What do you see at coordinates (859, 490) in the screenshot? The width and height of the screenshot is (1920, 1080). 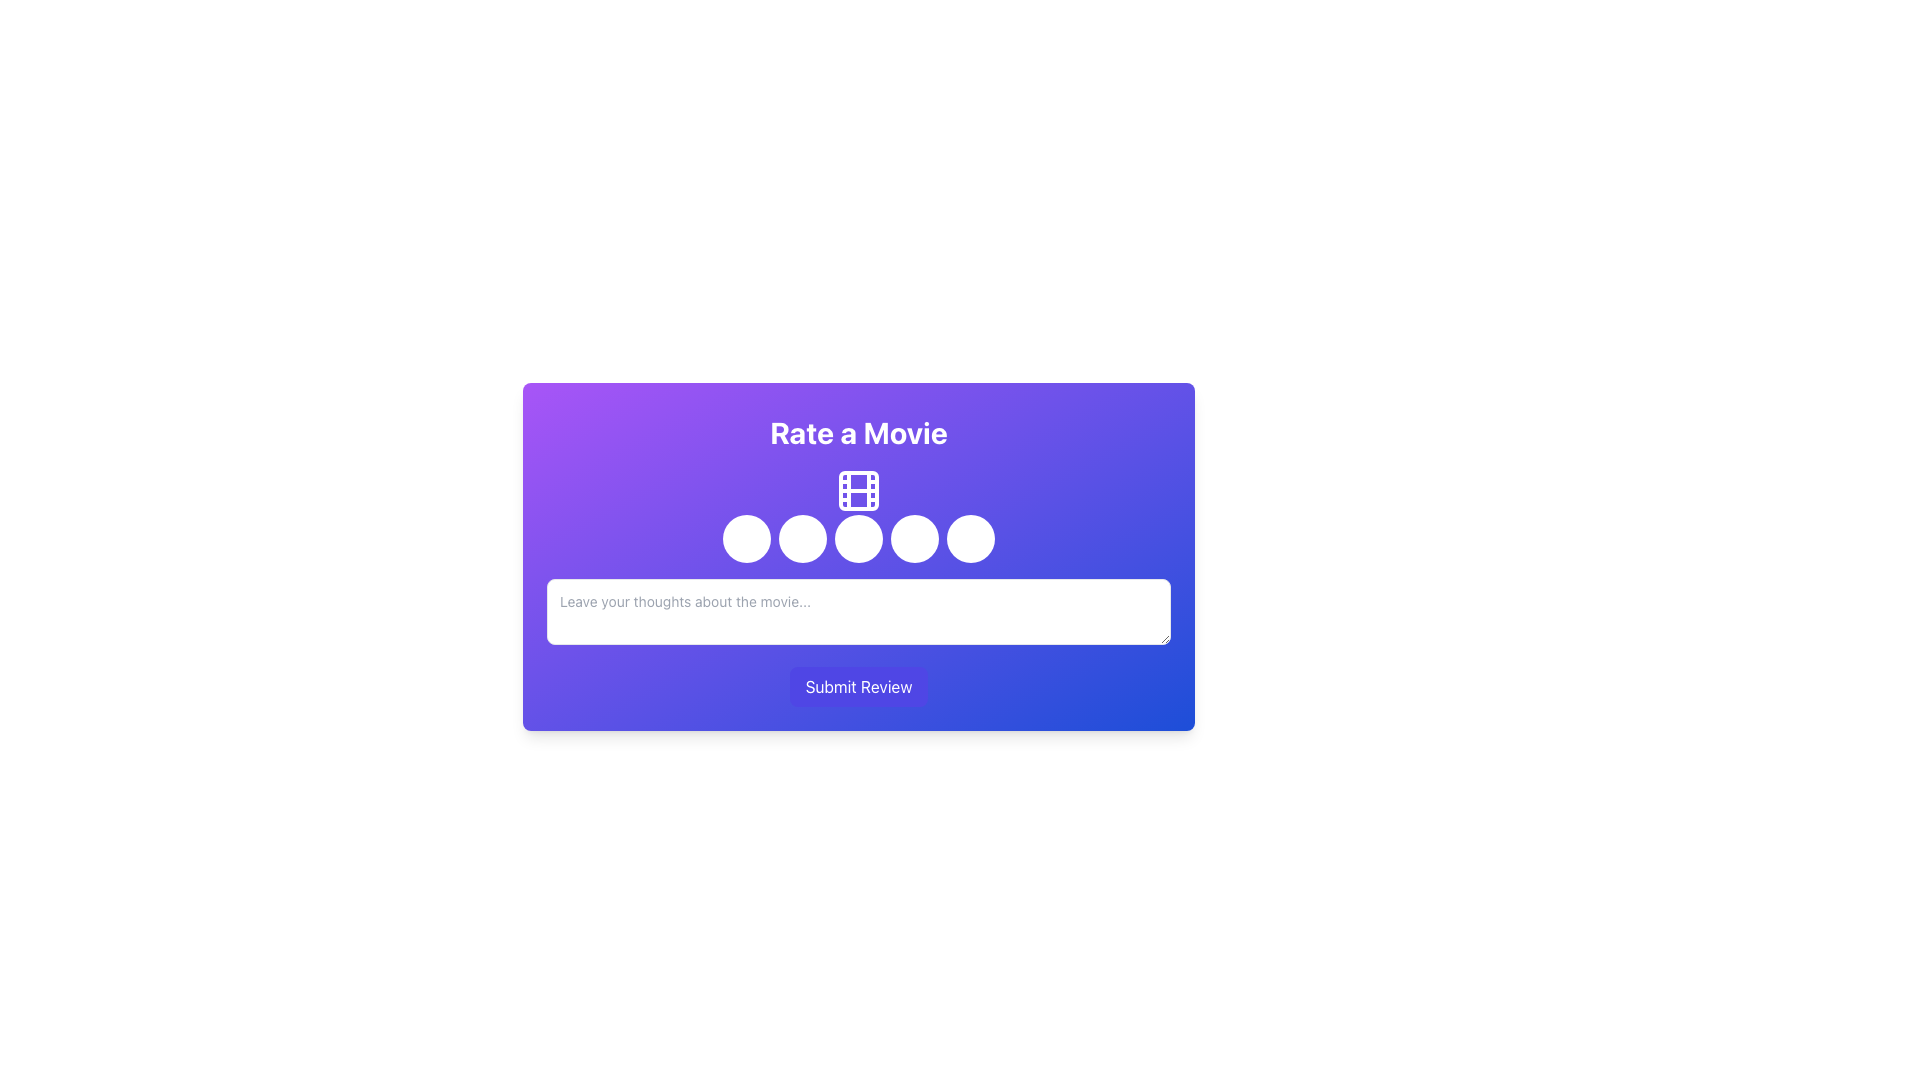 I see `the movie icon located directly below the 'Rate a Movie' text heading, which serves a decorative purpose in the interface` at bounding box center [859, 490].